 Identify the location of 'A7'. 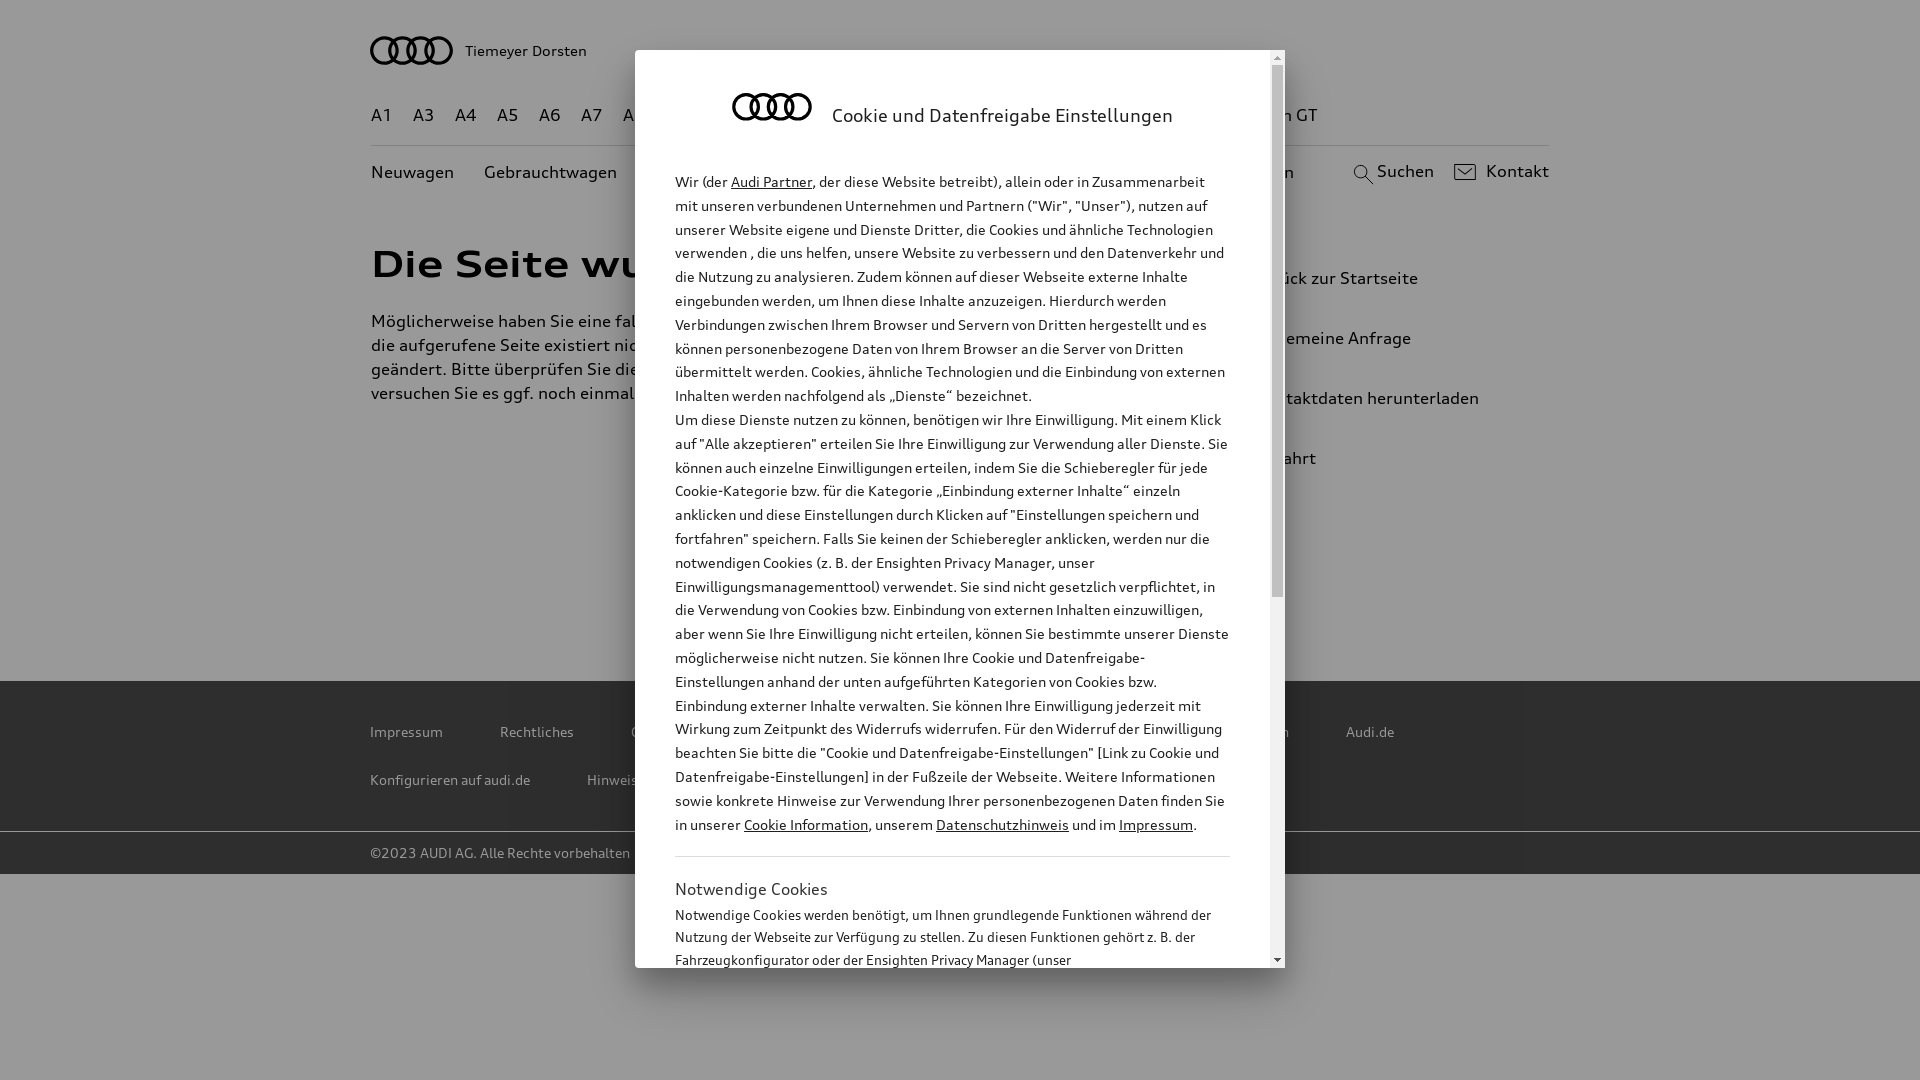
(579, 115).